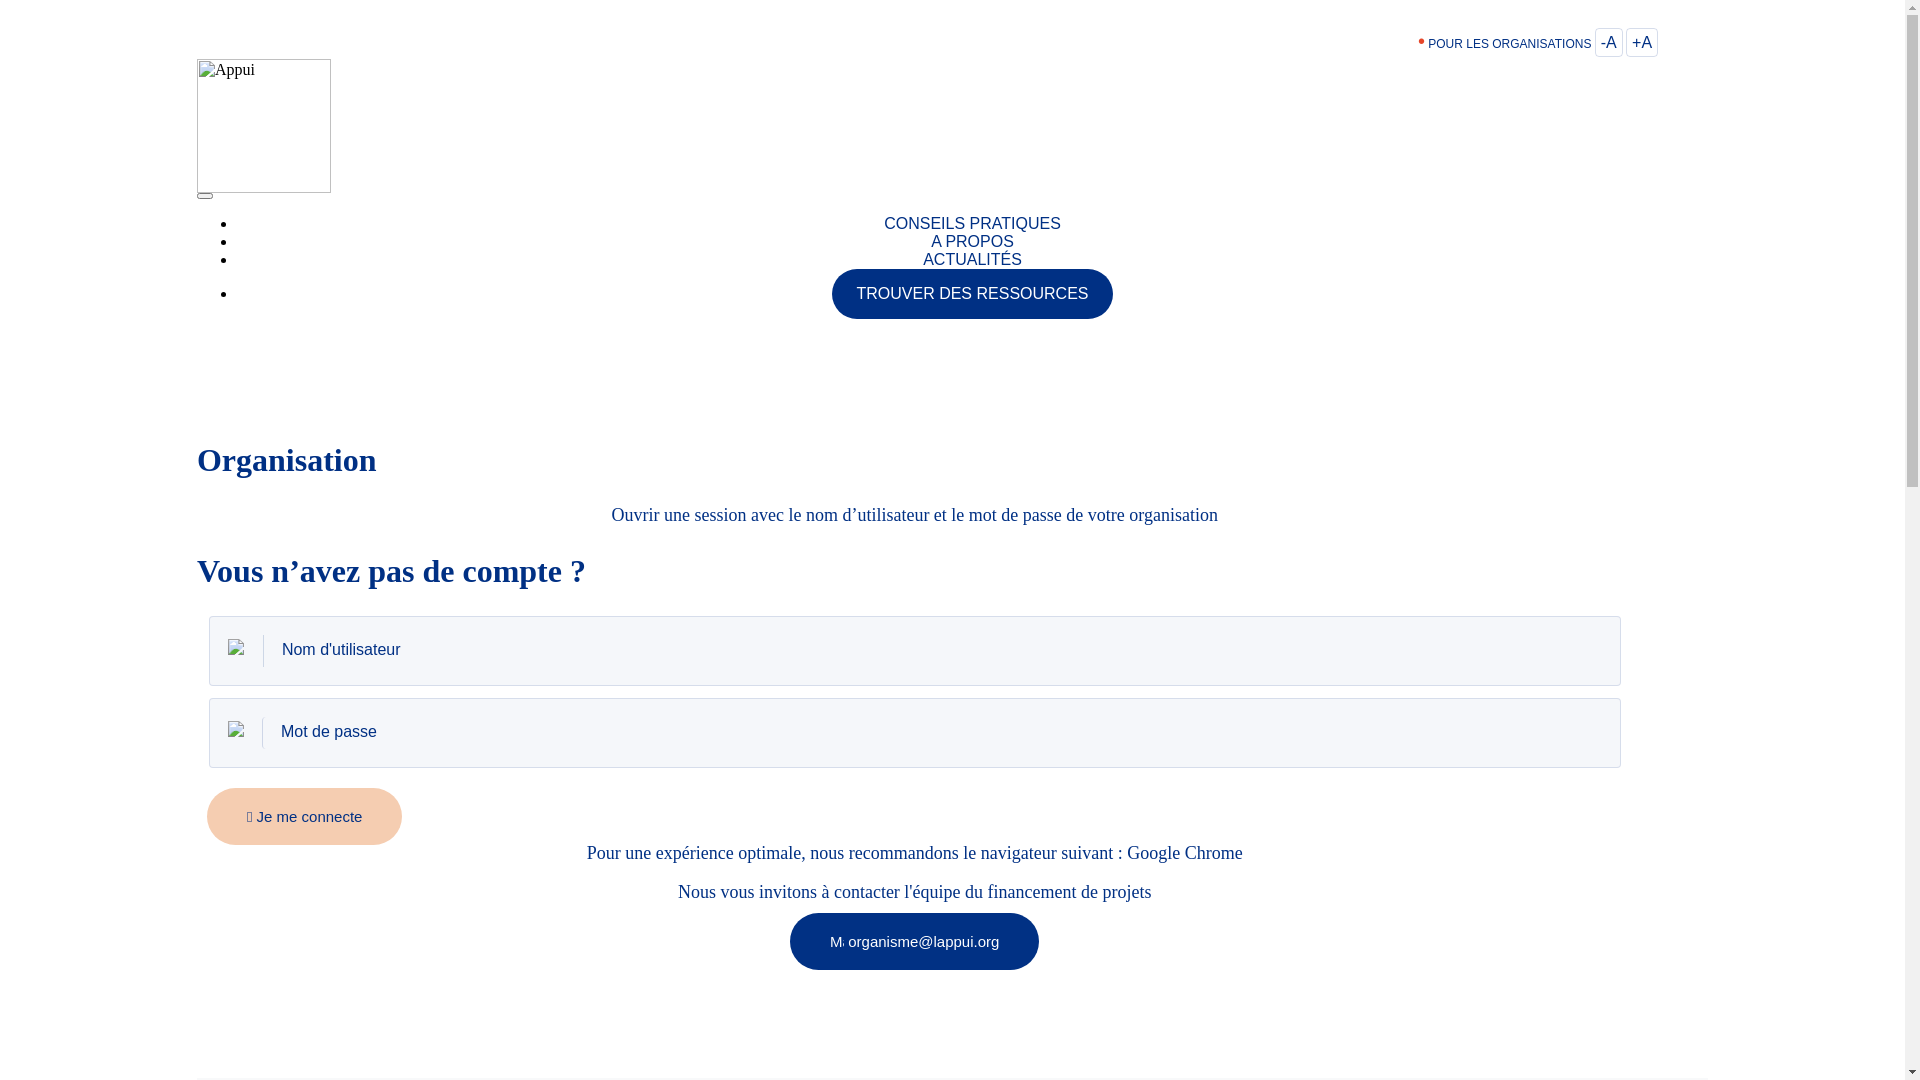  What do you see at coordinates (972, 223) in the screenshot?
I see `'CONSEILS PRATIQUES'` at bounding box center [972, 223].